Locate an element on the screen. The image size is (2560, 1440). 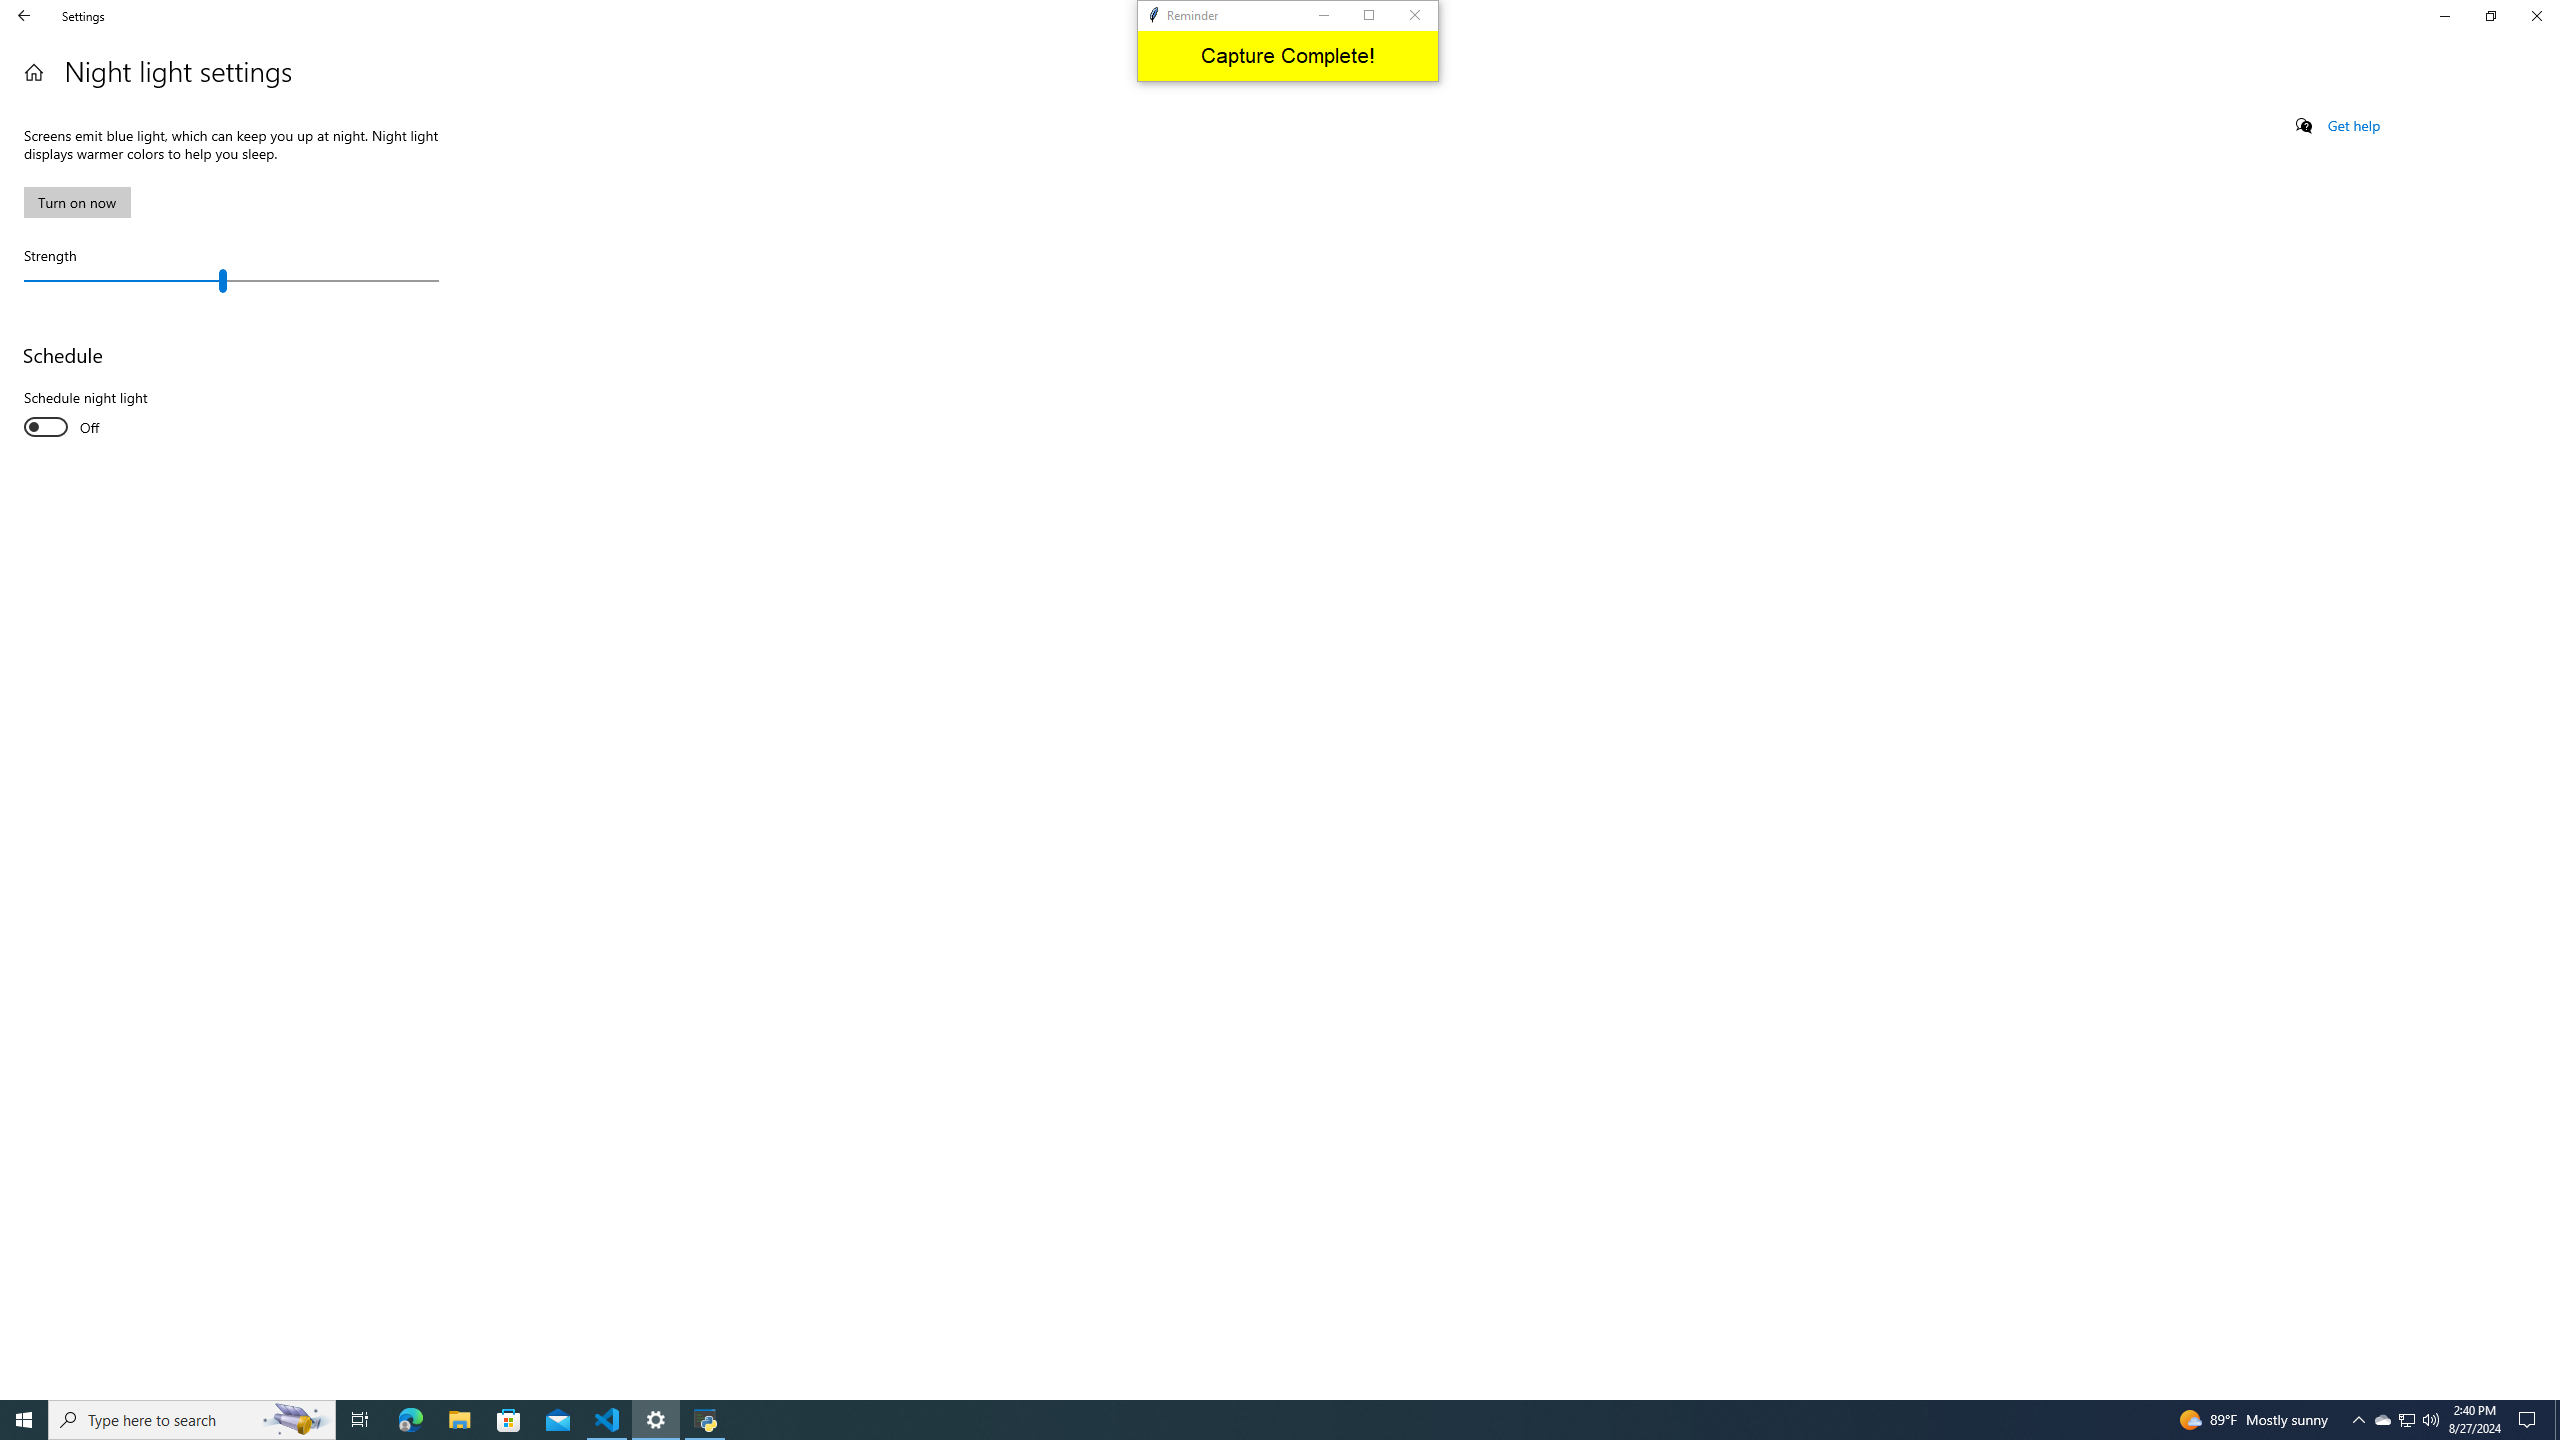
'Q2790: 100%' is located at coordinates (2429, 1418).